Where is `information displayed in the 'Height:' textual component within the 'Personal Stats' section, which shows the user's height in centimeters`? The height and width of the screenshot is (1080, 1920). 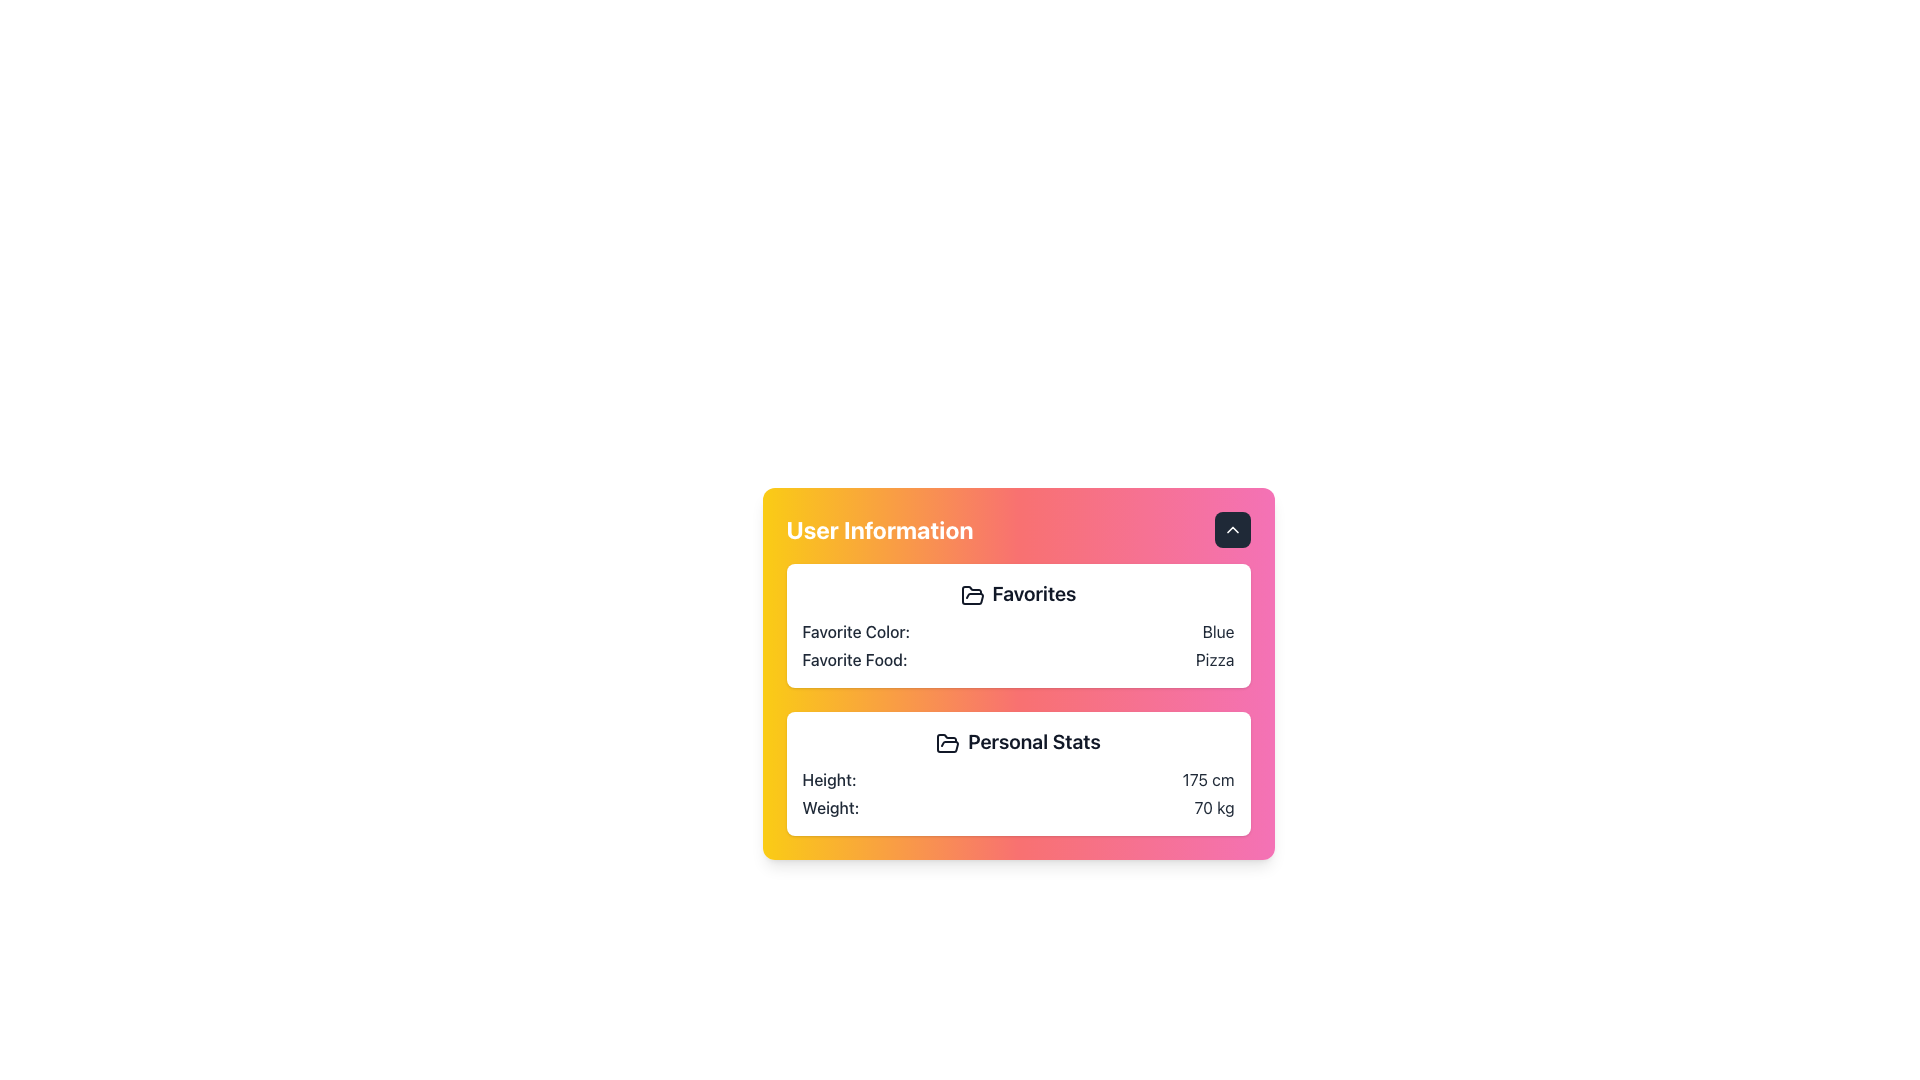
information displayed in the 'Height:' textual component within the 'Personal Stats' section, which shows the user's height in centimeters is located at coordinates (1018, 778).